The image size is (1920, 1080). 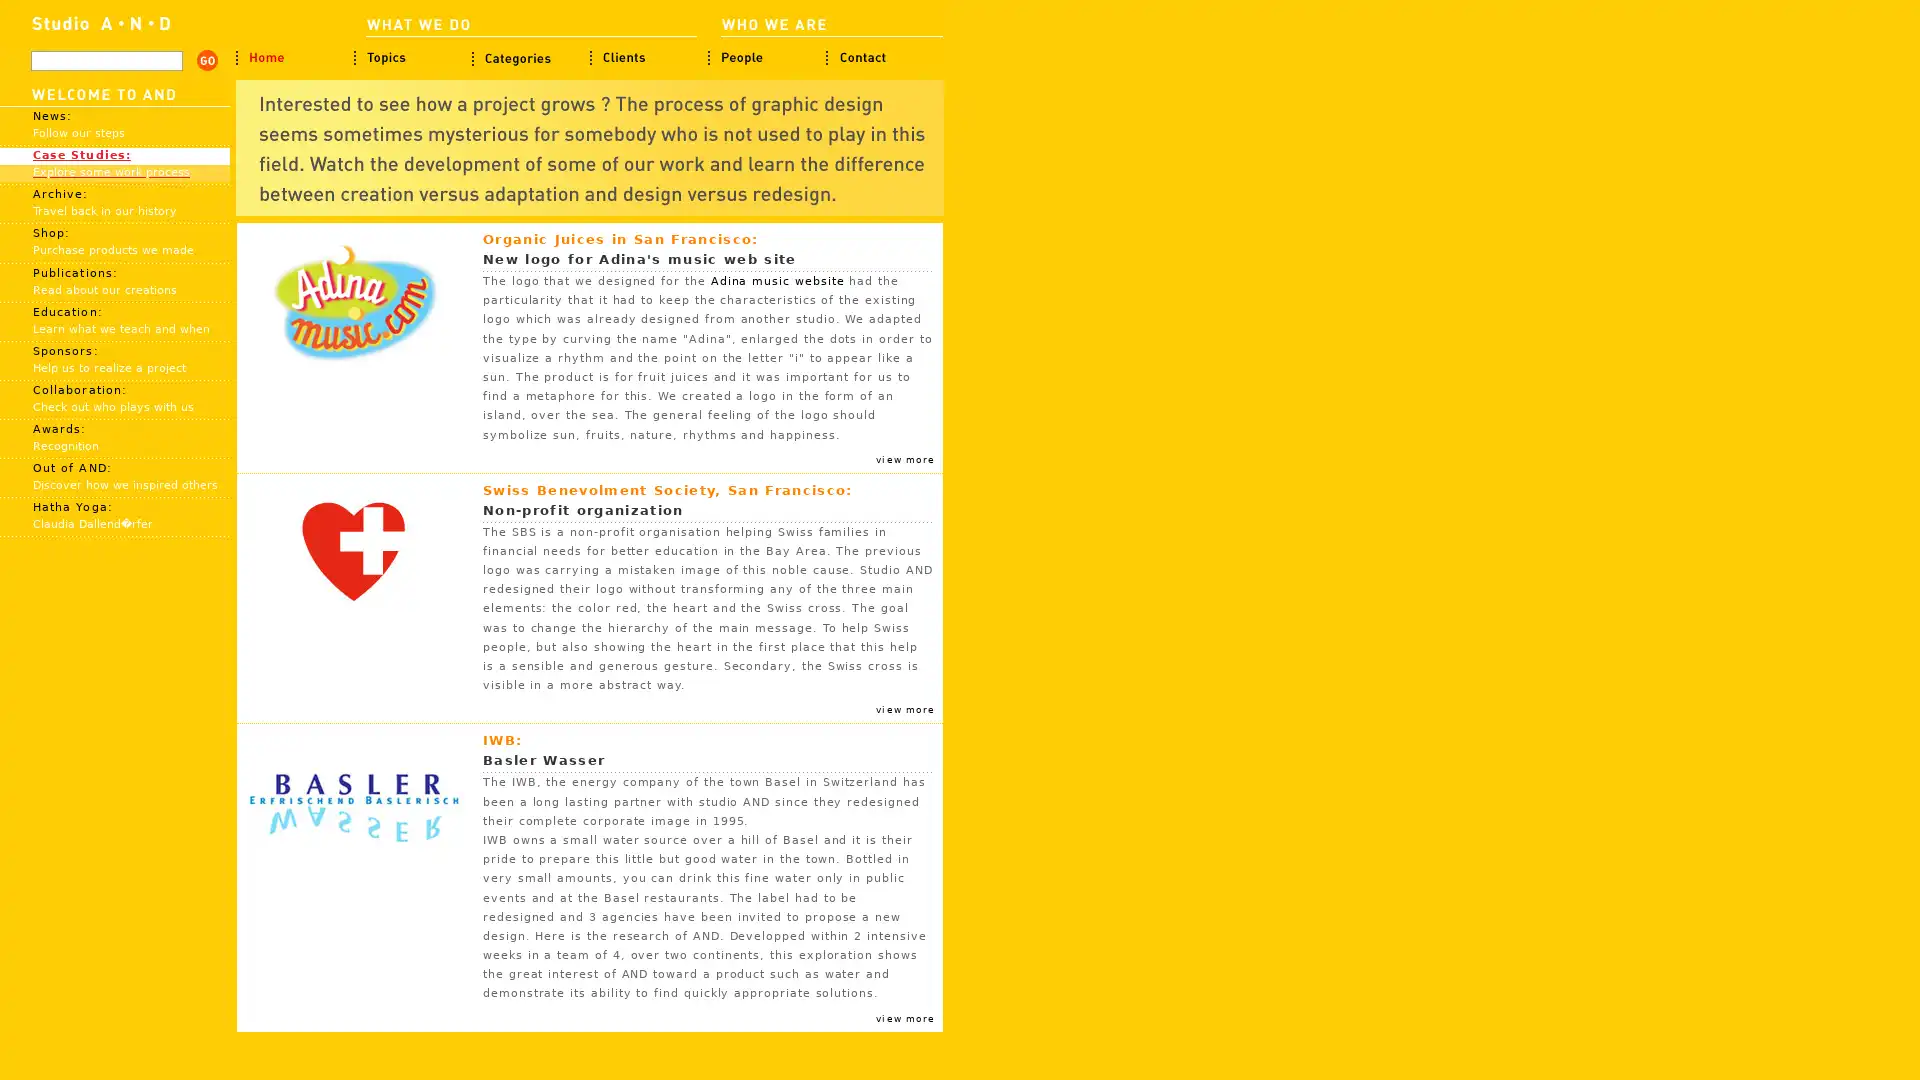 What do you see at coordinates (206, 59) in the screenshot?
I see `search` at bounding box center [206, 59].